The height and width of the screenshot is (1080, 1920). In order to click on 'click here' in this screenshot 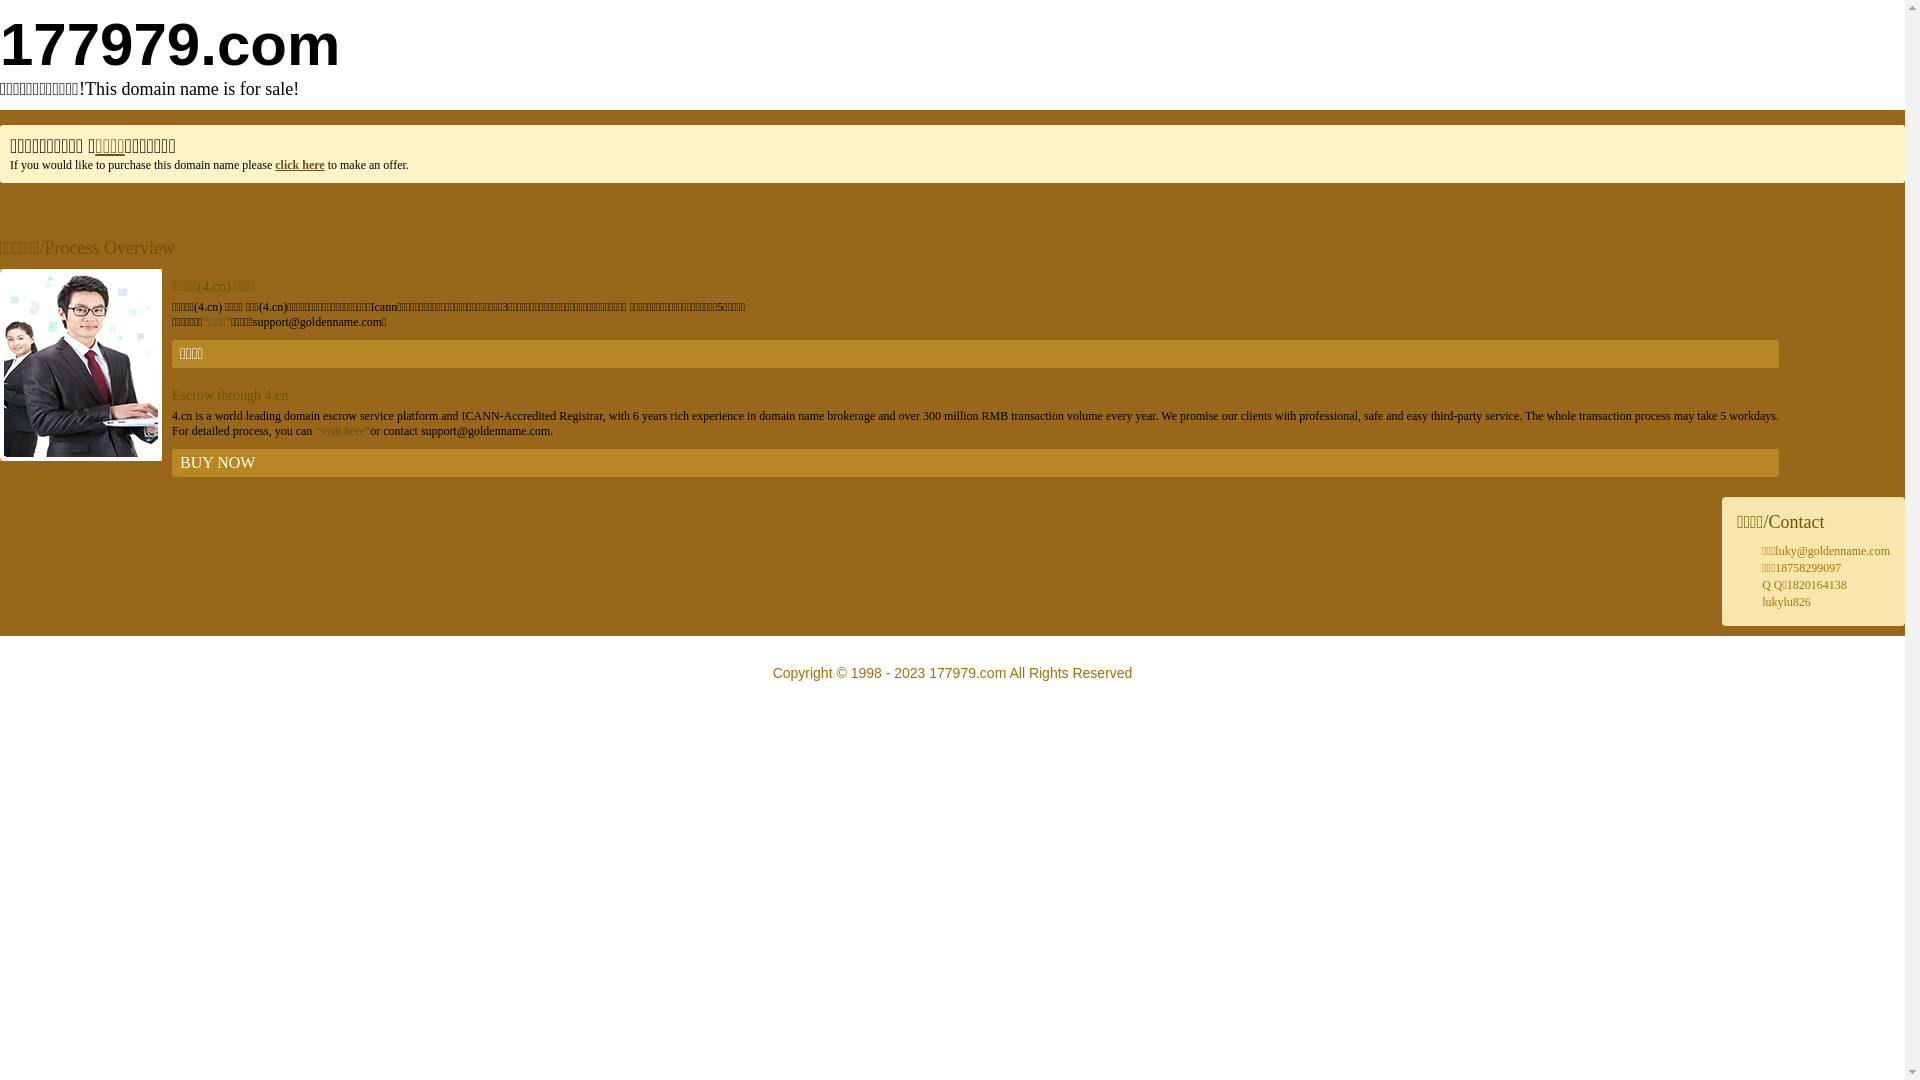, I will do `click(298, 164)`.